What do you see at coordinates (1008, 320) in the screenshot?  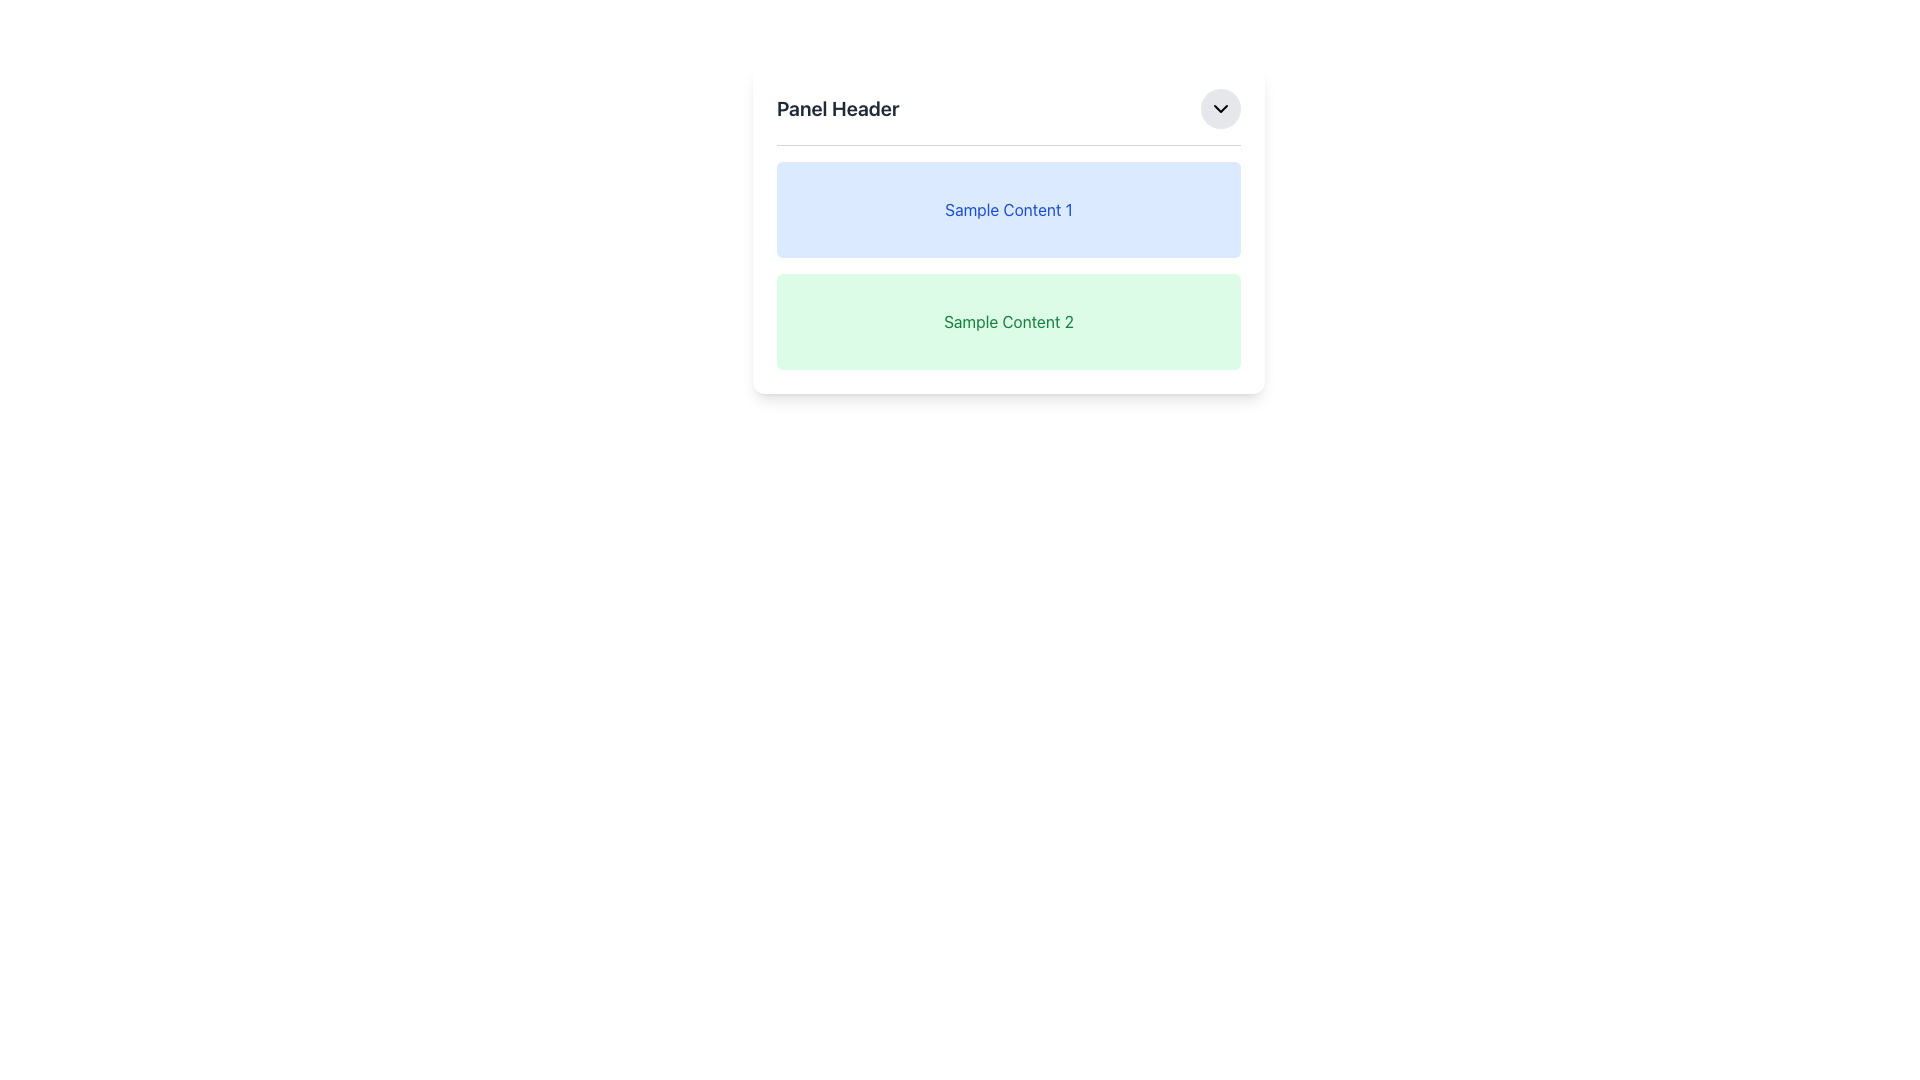 I see `the Text Label located in the center of the light green section below the blue section labeled 'Sample Content 1'` at bounding box center [1008, 320].